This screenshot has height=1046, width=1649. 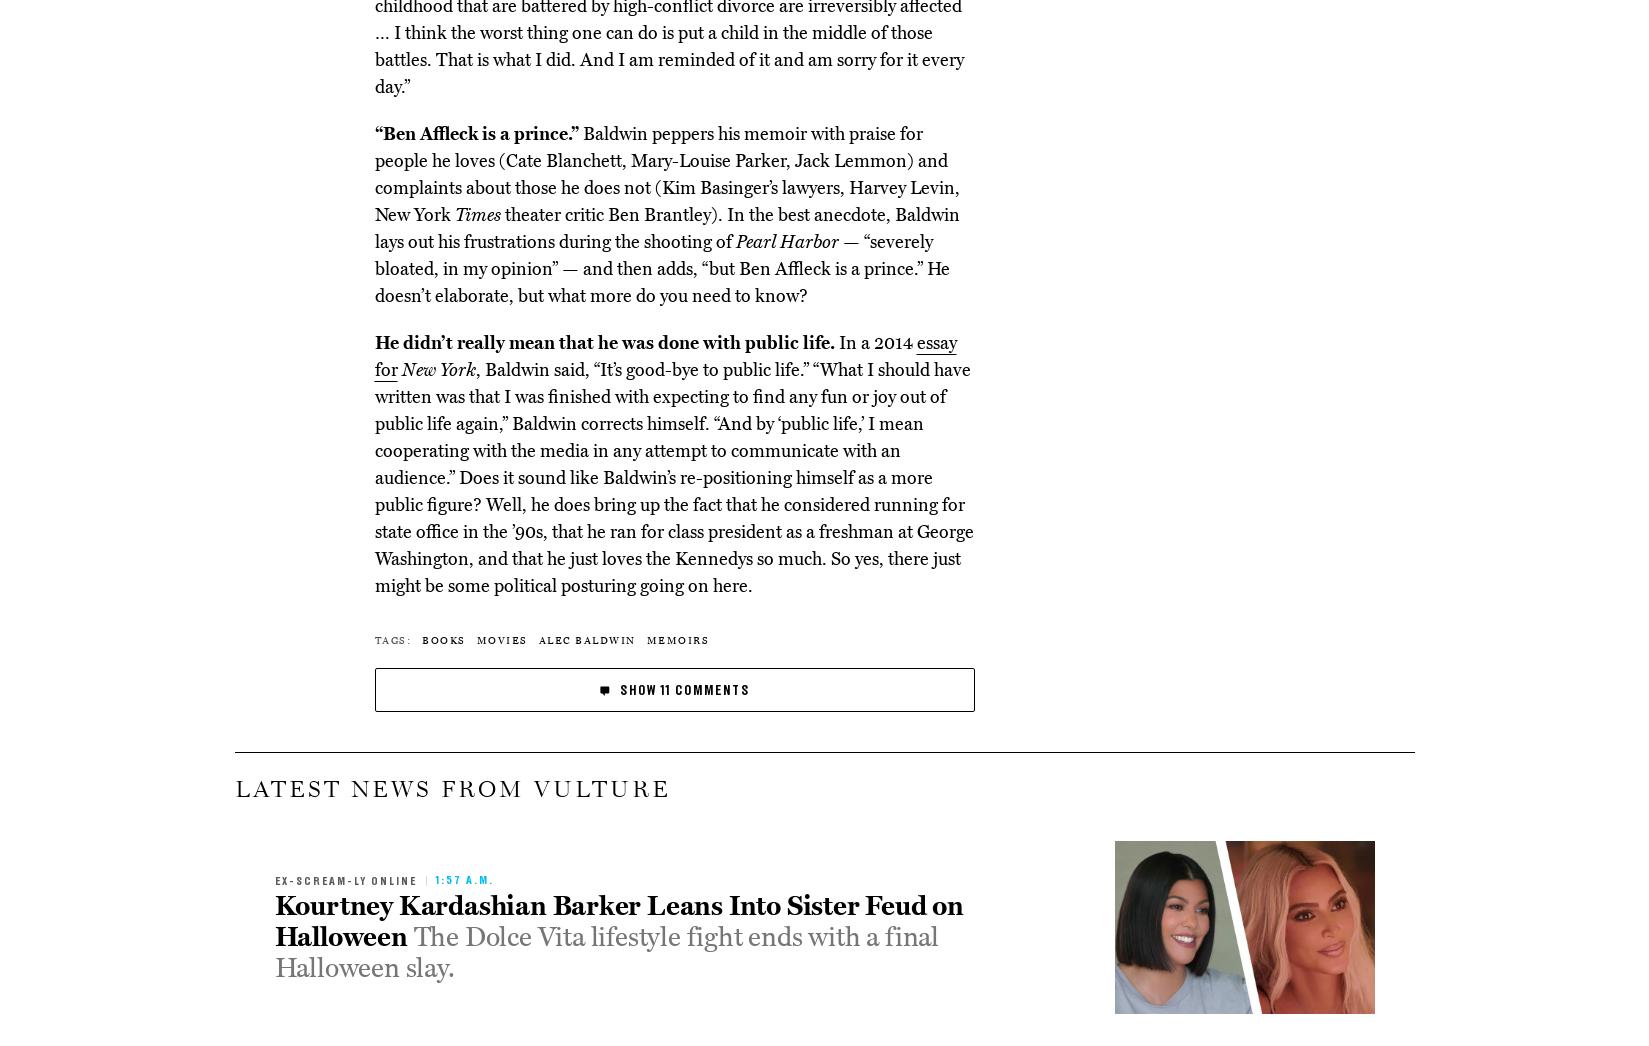 I want to click on 'In a 2014', so click(x=875, y=341).